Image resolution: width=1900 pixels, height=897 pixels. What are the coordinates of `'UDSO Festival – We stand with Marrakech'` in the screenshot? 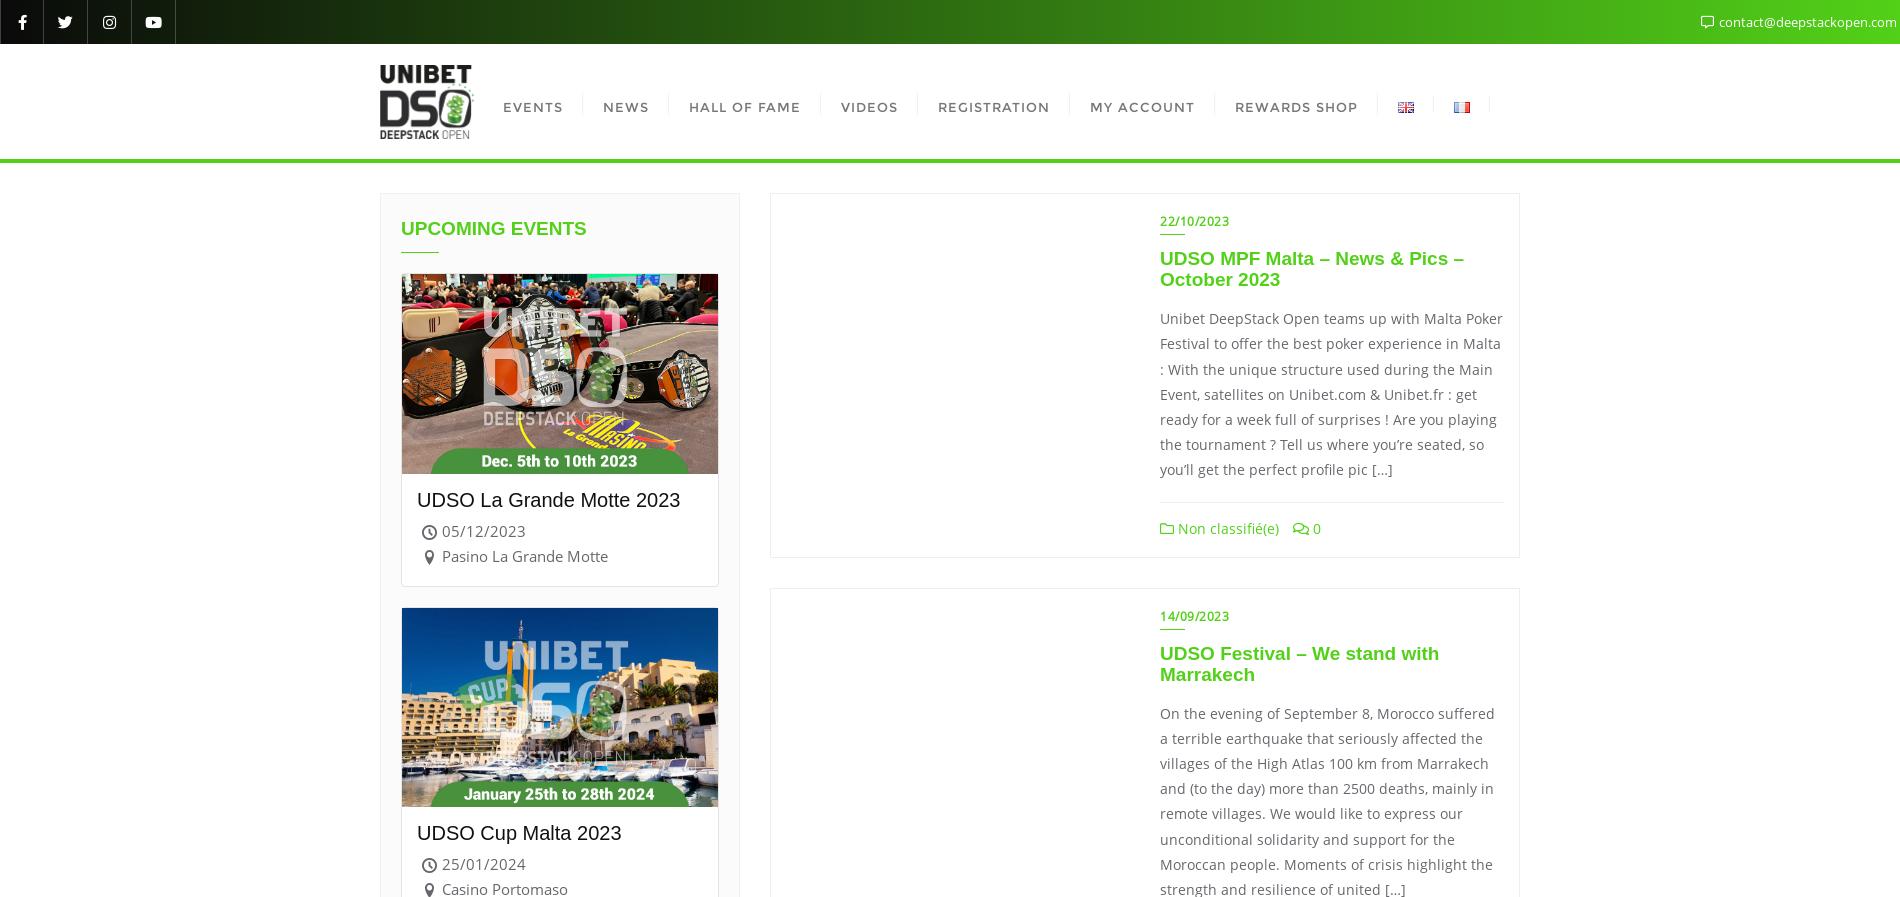 It's located at (1159, 662).